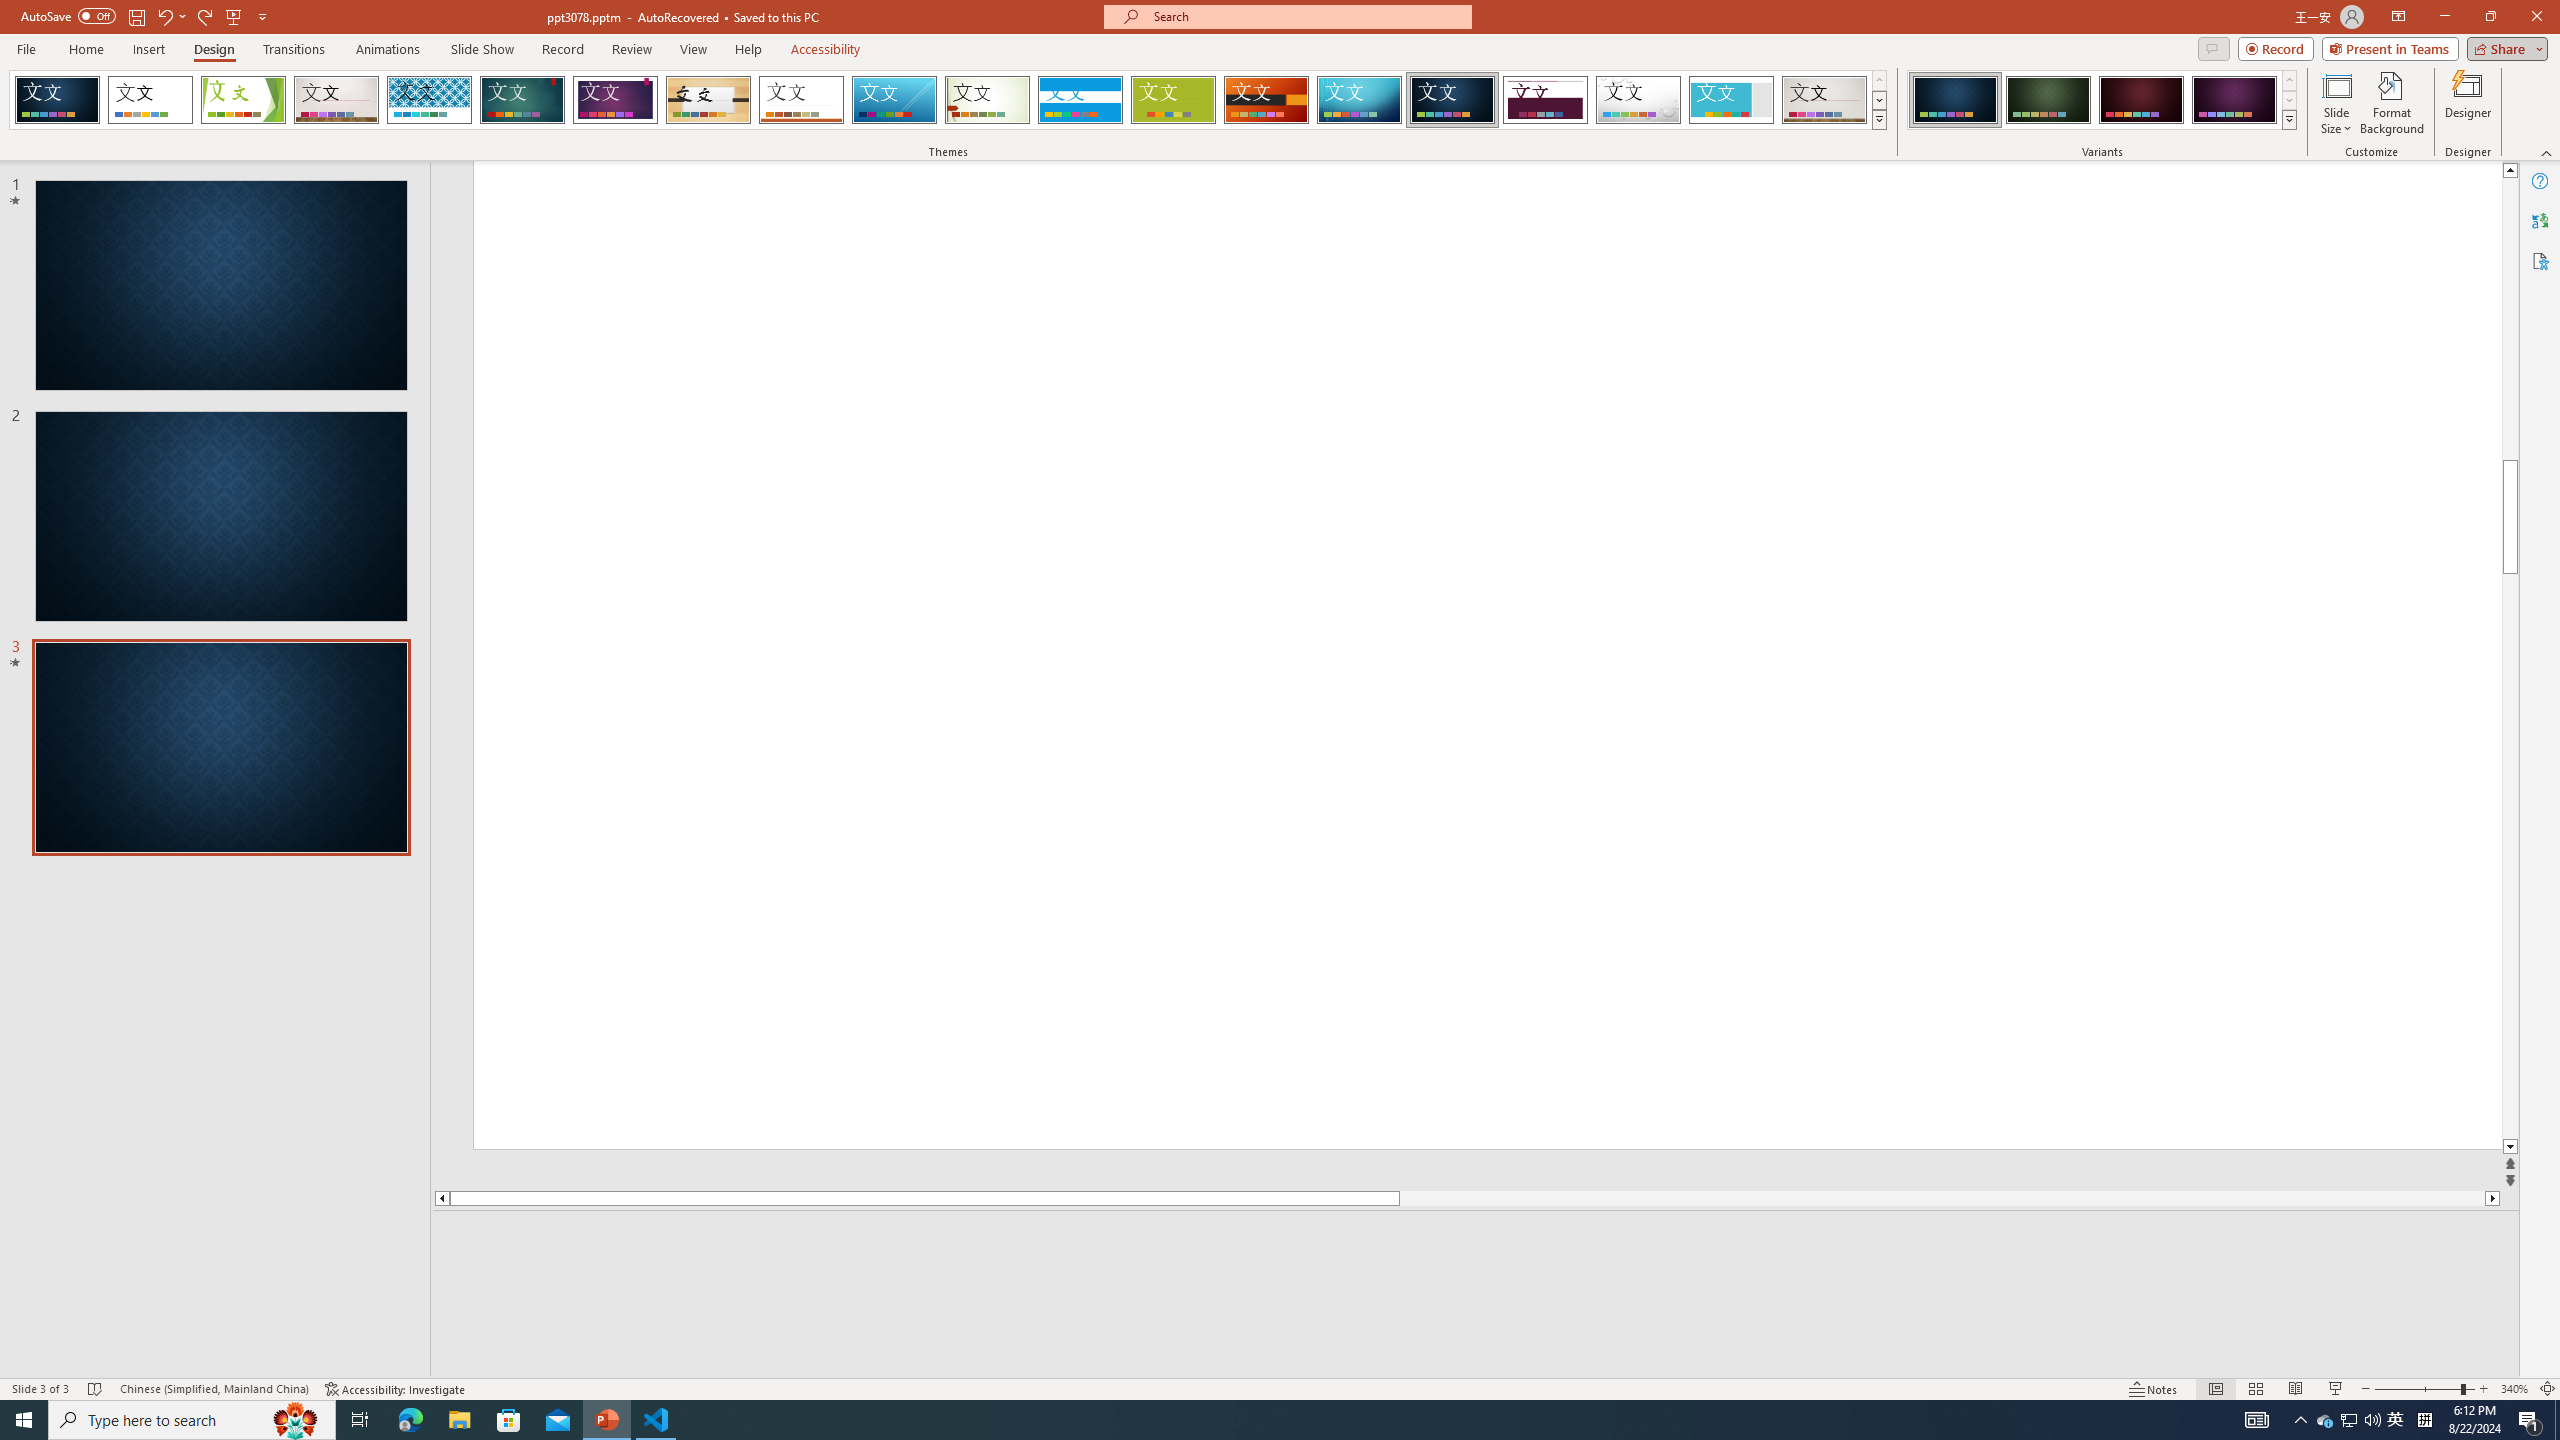  Describe the element at coordinates (2233, 99) in the screenshot. I see `'Damask Variant 4'` at that location.